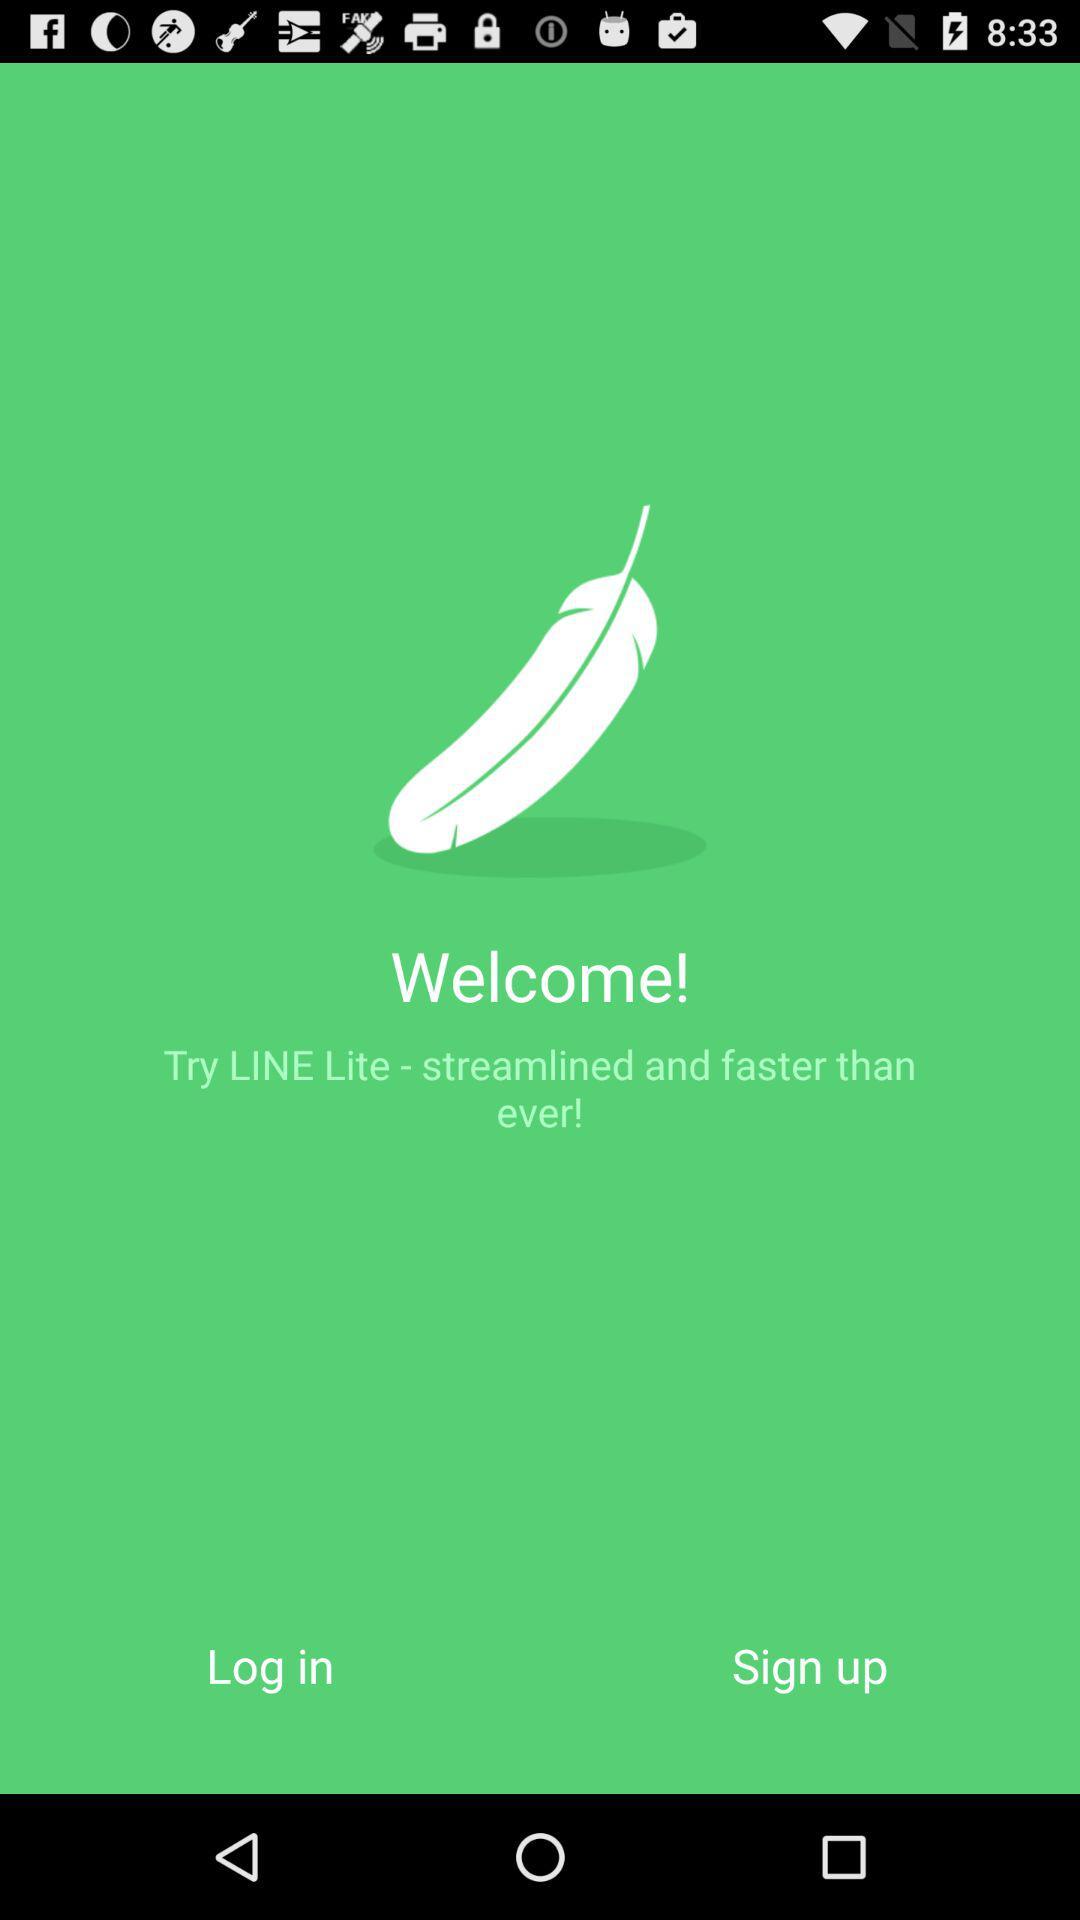 Image resolution: width=1080 pixels, height=1920 pixels. What do you see at coordinates (270, 1665) in the screenshot?
I see `the log in item` at bounding box center [270, 1665].